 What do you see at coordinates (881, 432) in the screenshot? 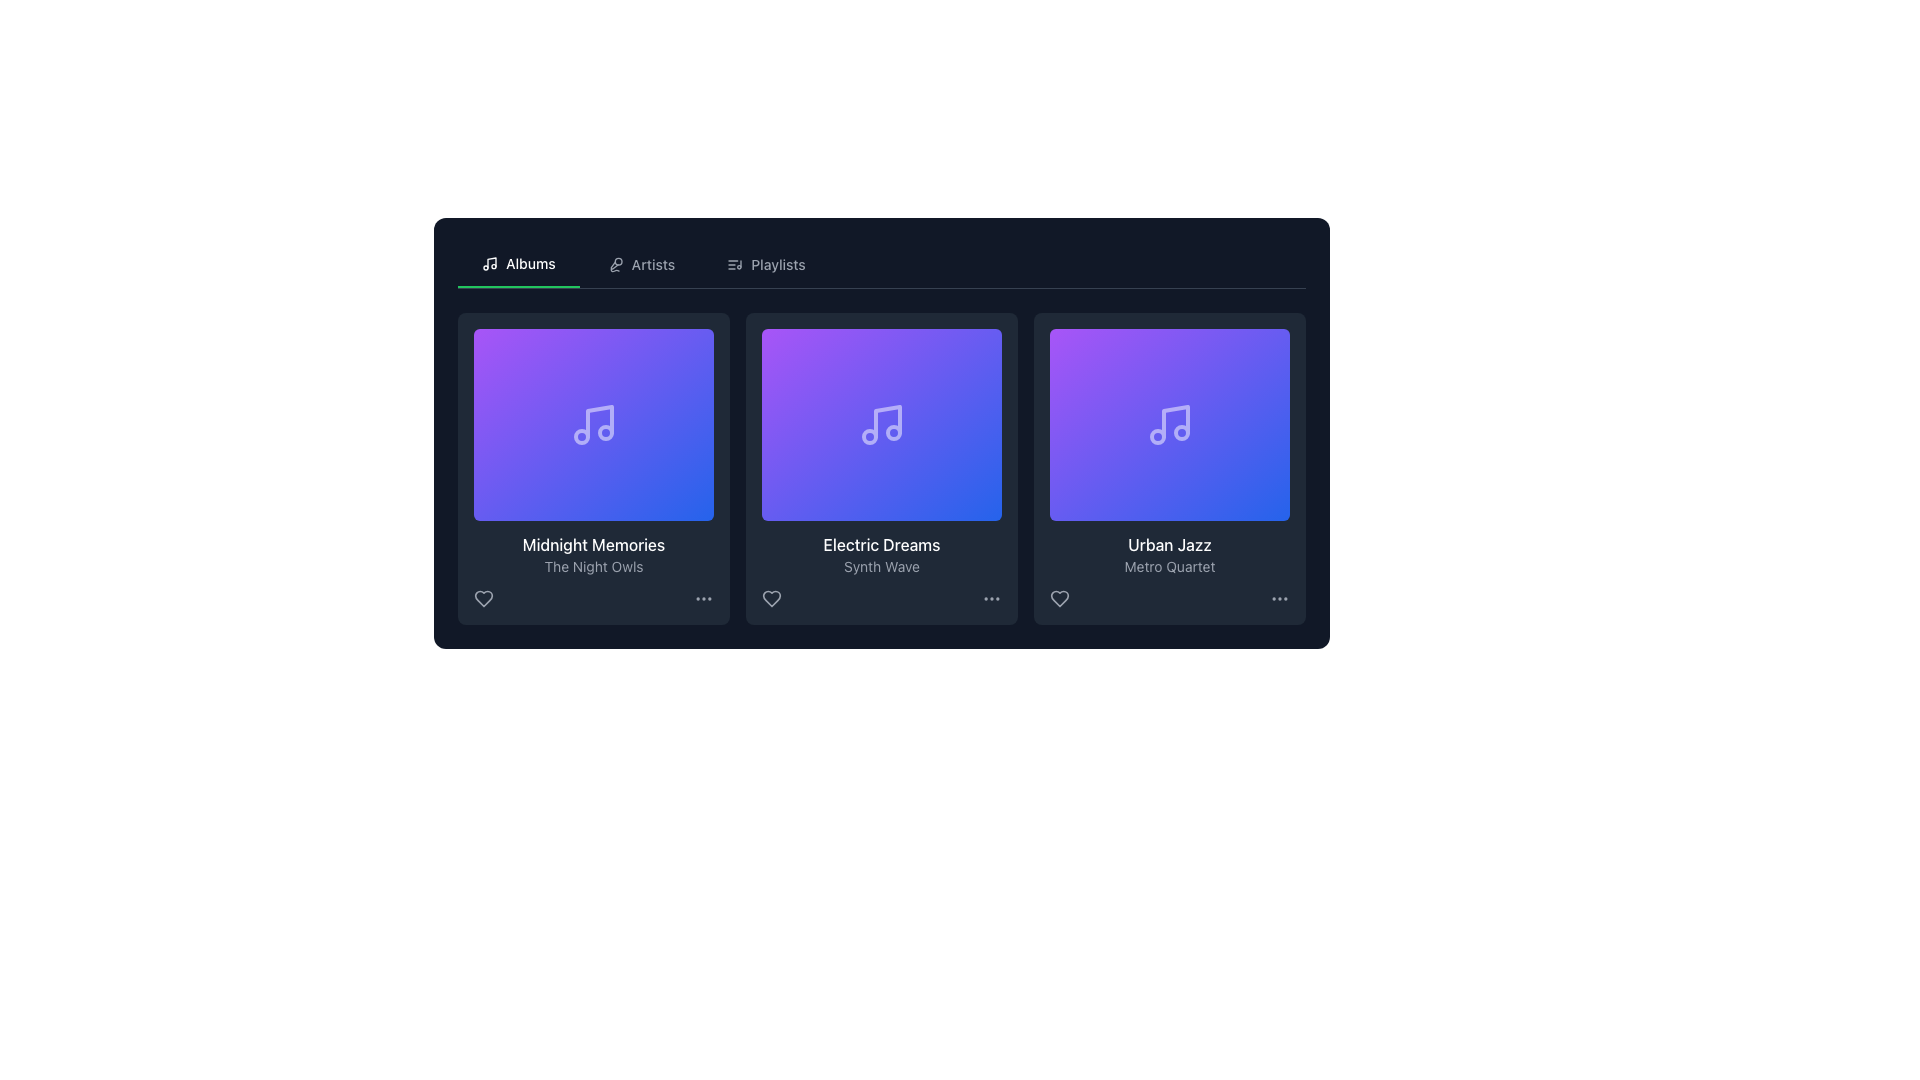
I see `the Navigation Panel, which has a dark grey background and contains sections labeled 'Albums,' 'Artists,' and 'Playlists,'` at bounding box center [881, 432].